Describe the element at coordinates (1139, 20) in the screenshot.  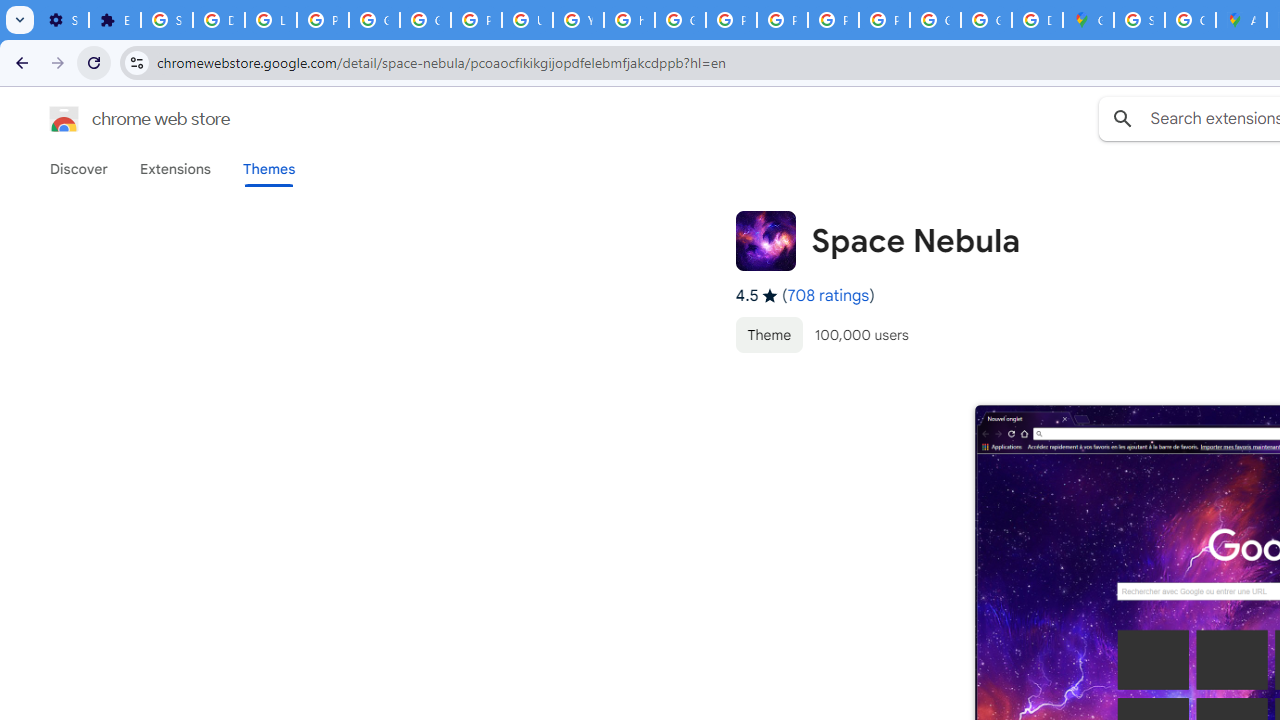
I see `'Sign in - Google Accounts'` at that location.